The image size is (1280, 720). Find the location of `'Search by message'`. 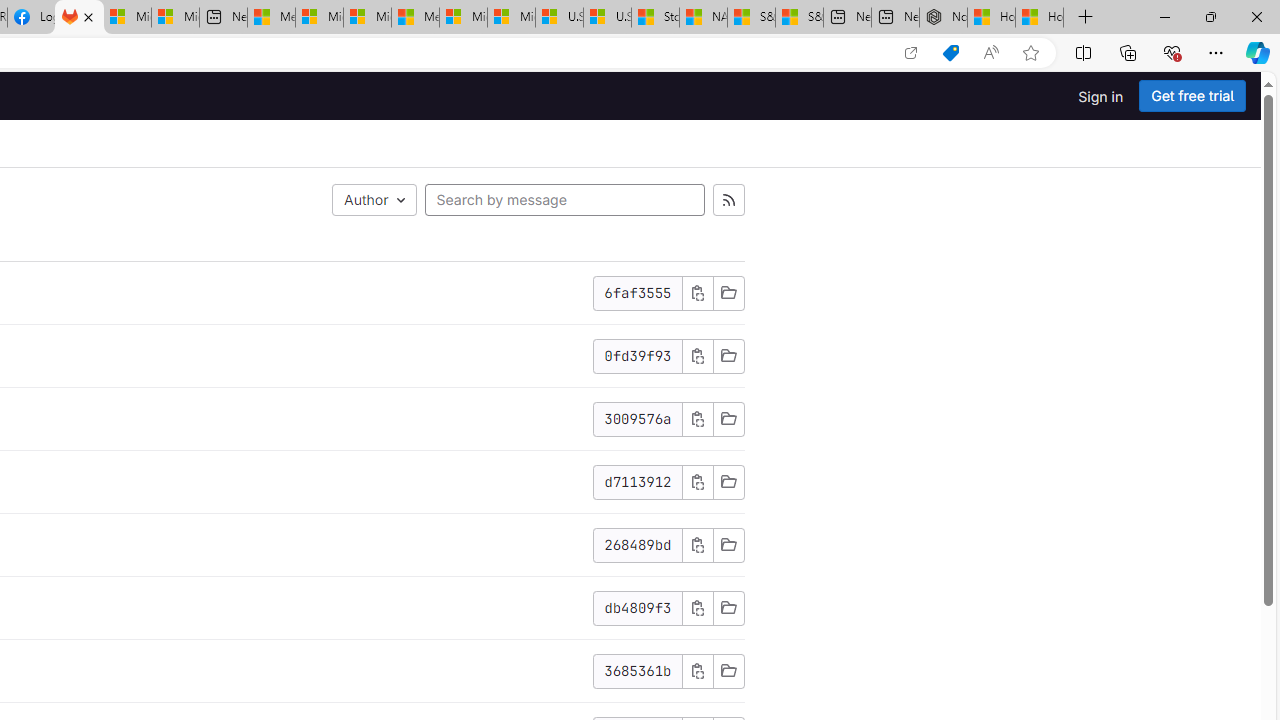

'Search by message' is located at coordinates (563, 200).